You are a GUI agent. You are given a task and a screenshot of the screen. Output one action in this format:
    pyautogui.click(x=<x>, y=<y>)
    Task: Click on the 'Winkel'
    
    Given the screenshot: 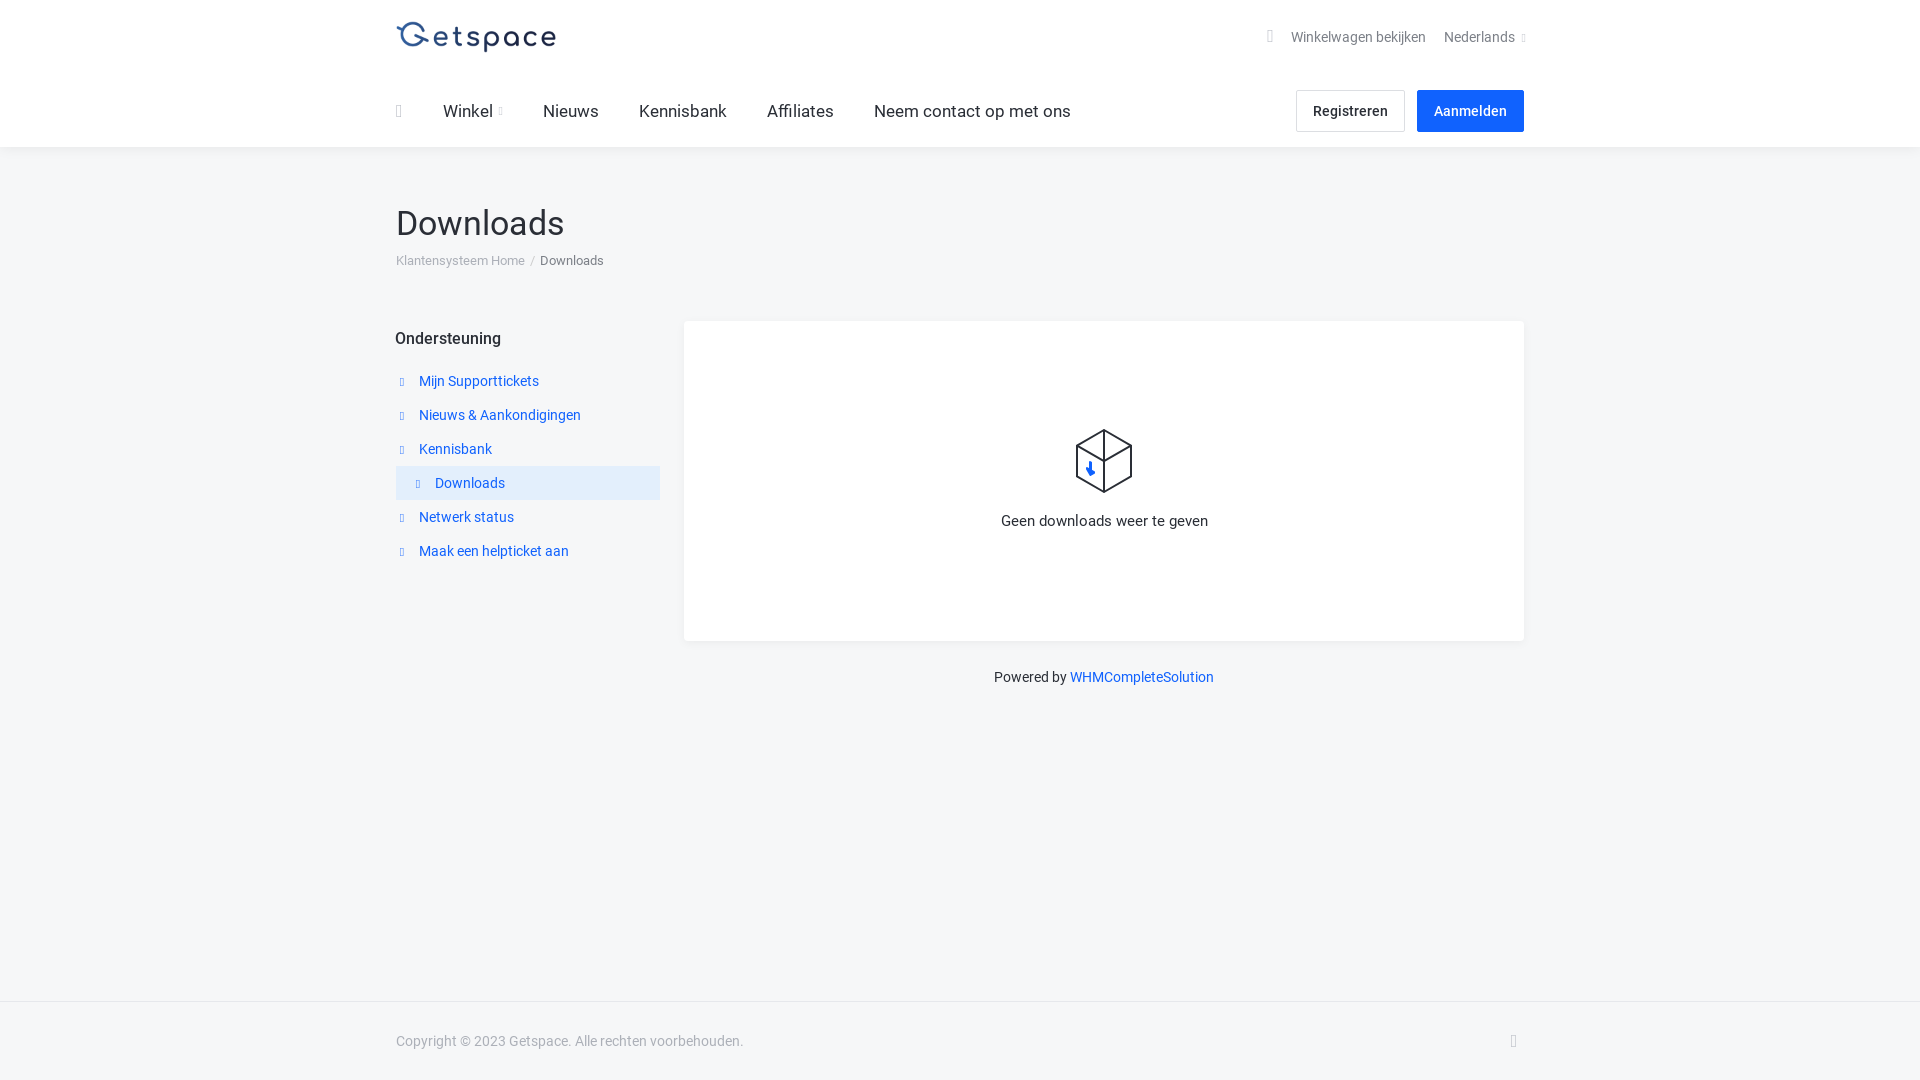 What is the action you would take?
    pyautogui.click(x=472, y=111)
    